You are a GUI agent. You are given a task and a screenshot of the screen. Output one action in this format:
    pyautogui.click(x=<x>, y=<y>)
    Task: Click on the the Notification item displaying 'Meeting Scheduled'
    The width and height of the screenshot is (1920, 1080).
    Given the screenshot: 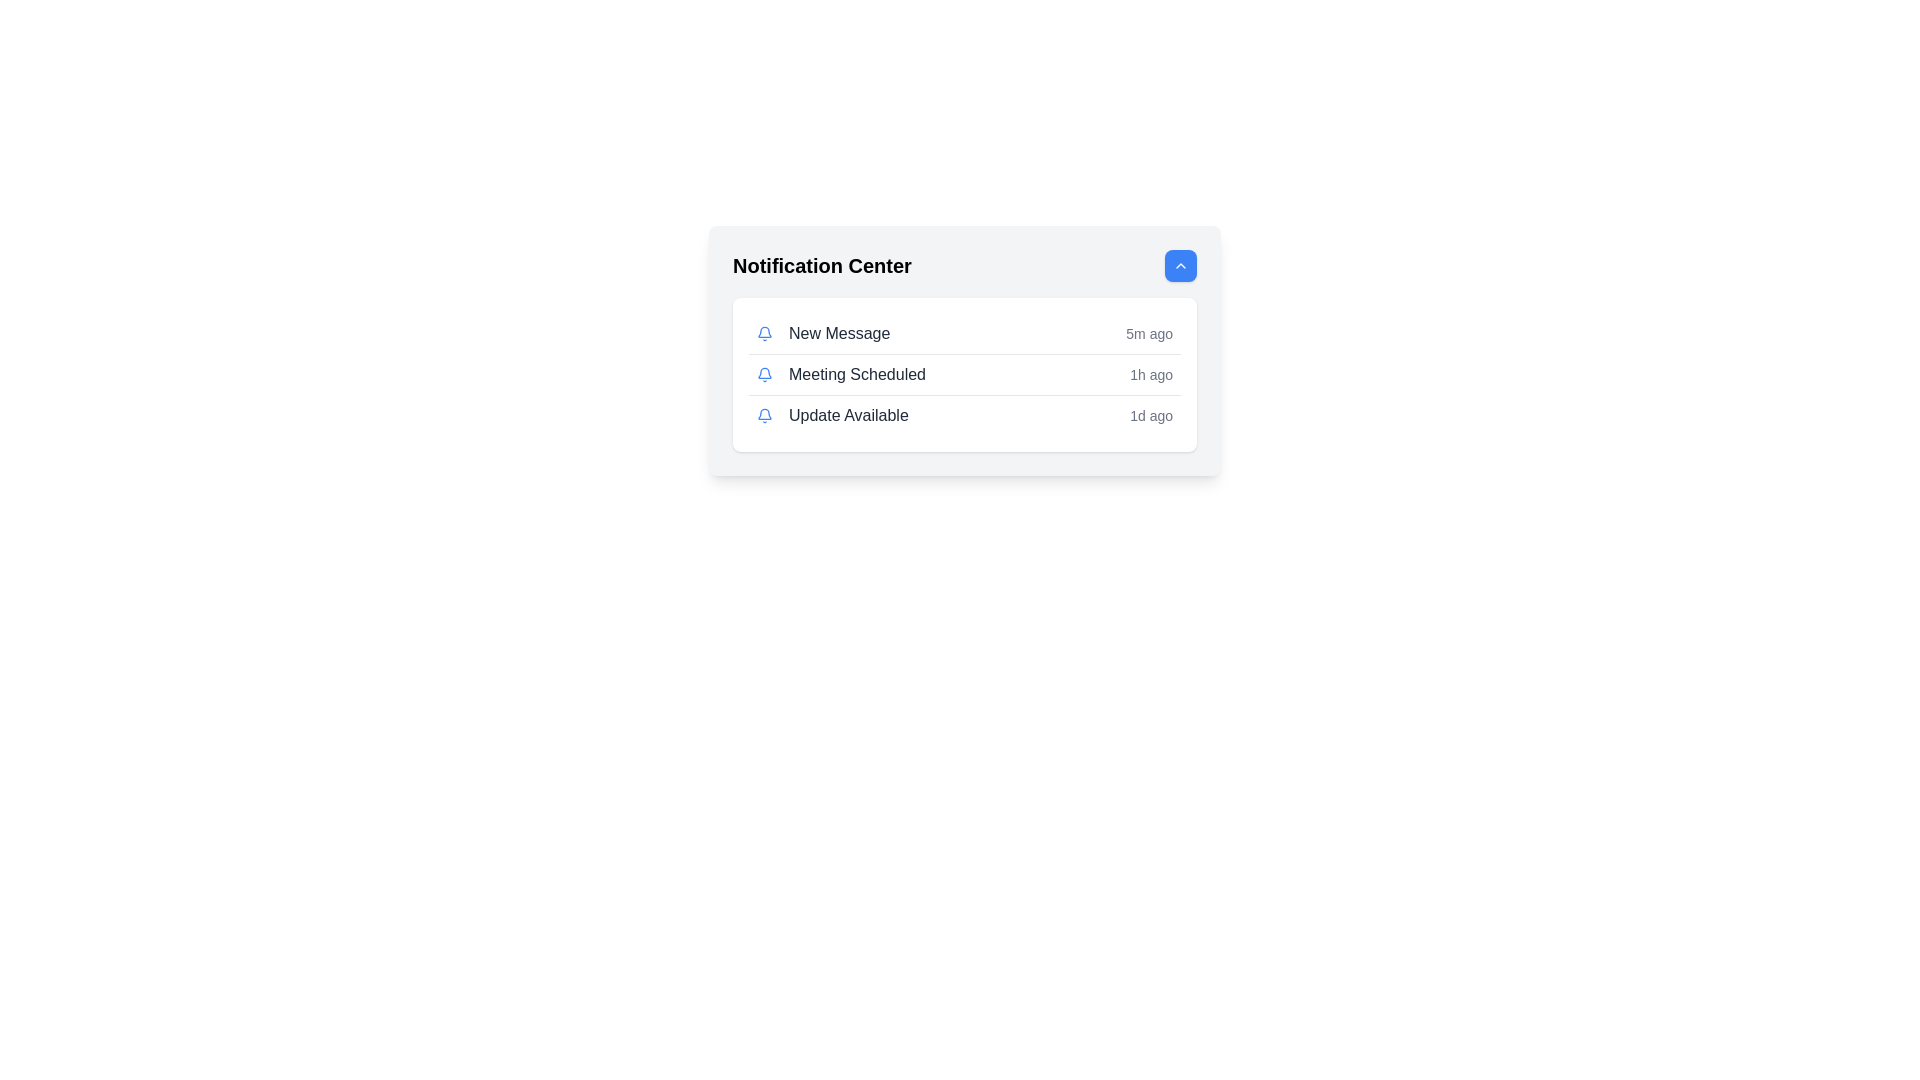 What is the action you would take?
    pyautogui.click(x=841, y=374)
    